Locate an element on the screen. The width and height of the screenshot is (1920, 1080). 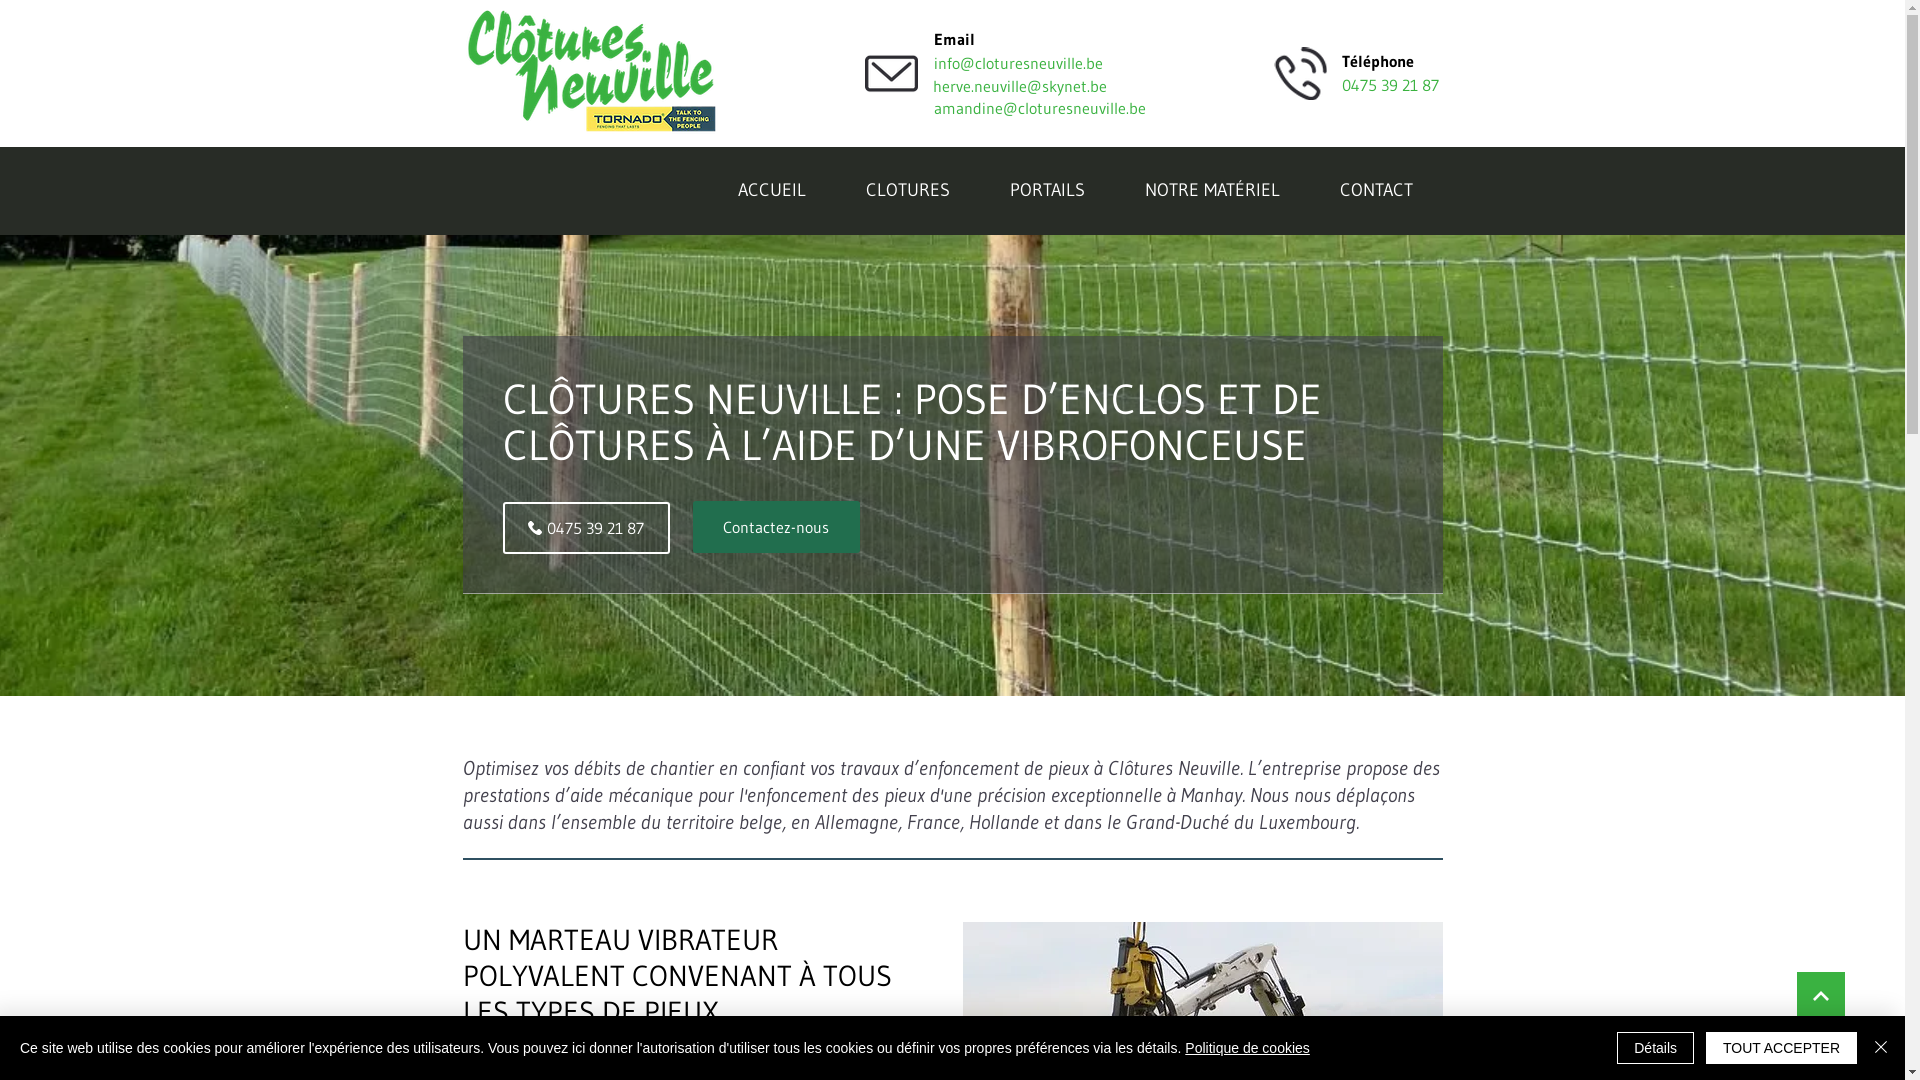
'CLOTURES' is located at coordinates (906, 192).